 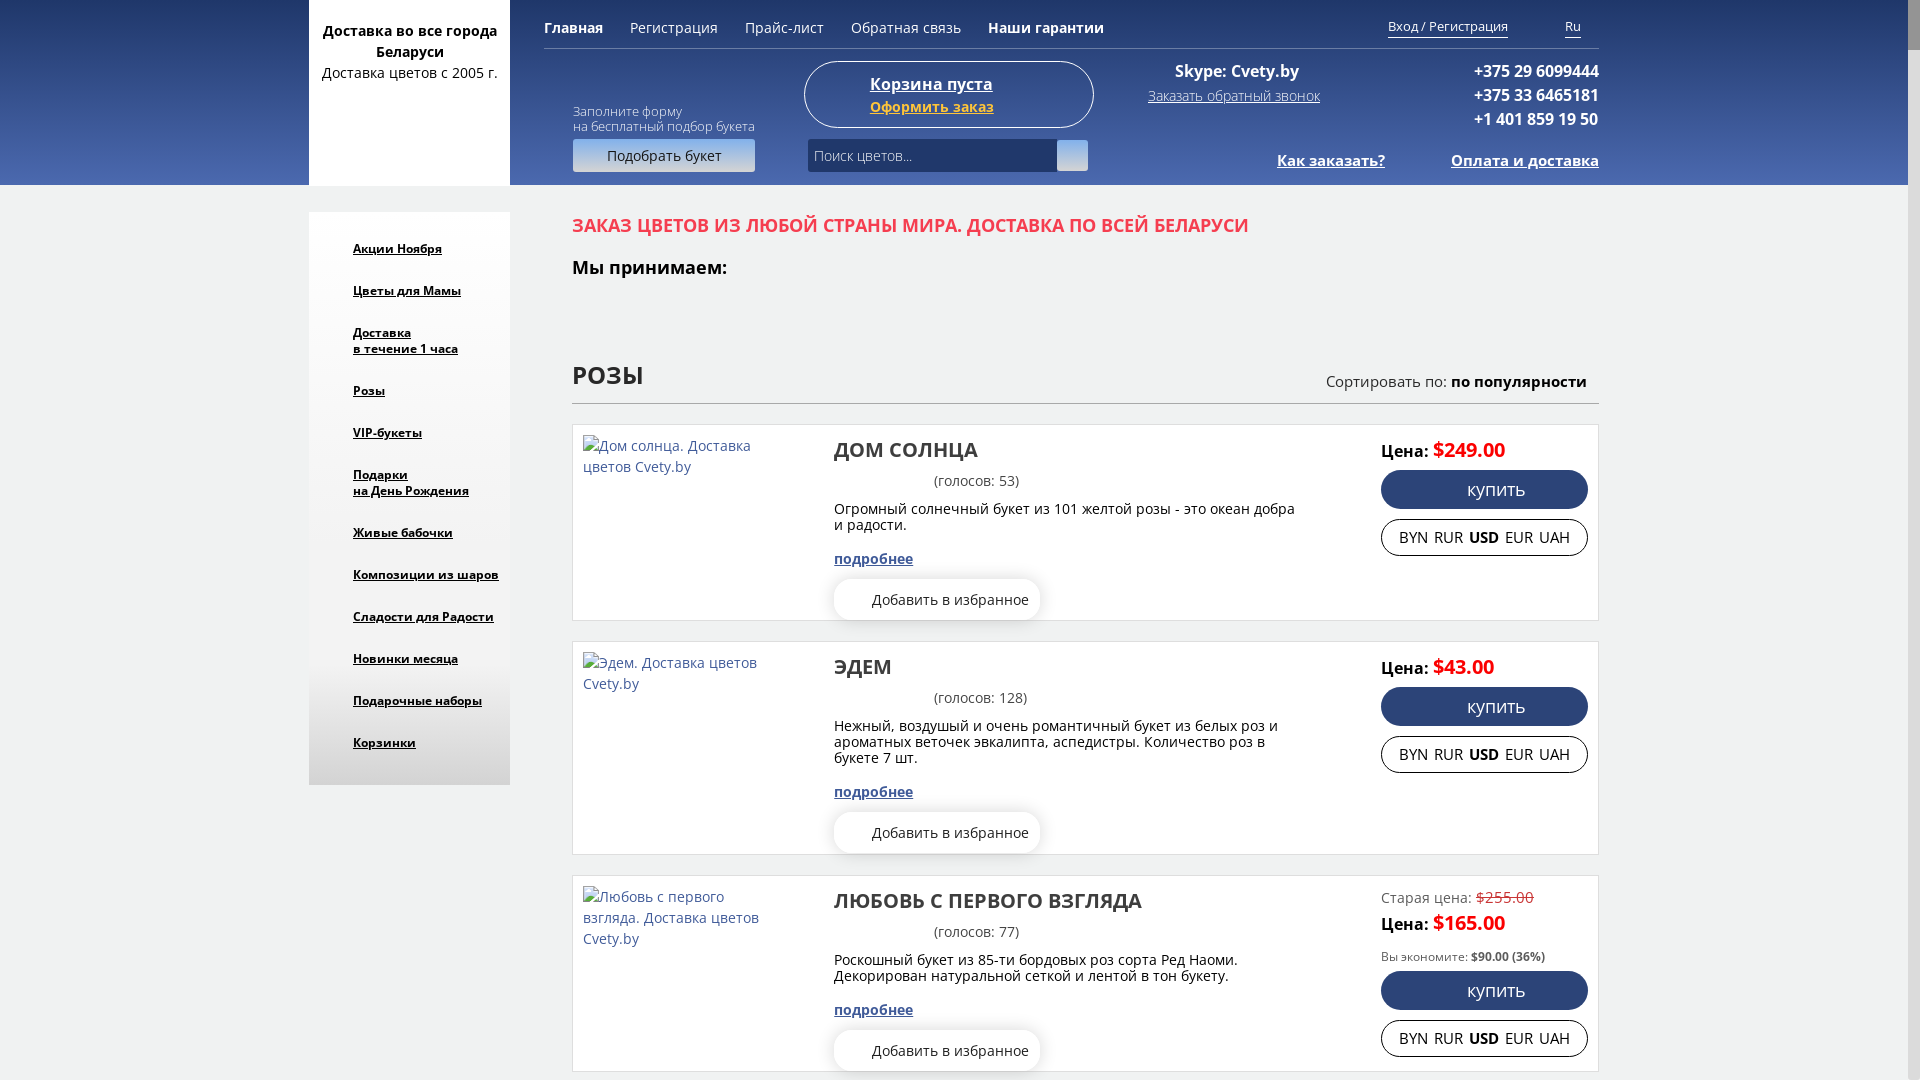 What do you see at coordinates (1486, 753) in the screenshot?
I see `'USD'` at bounding box center [1486, 753].